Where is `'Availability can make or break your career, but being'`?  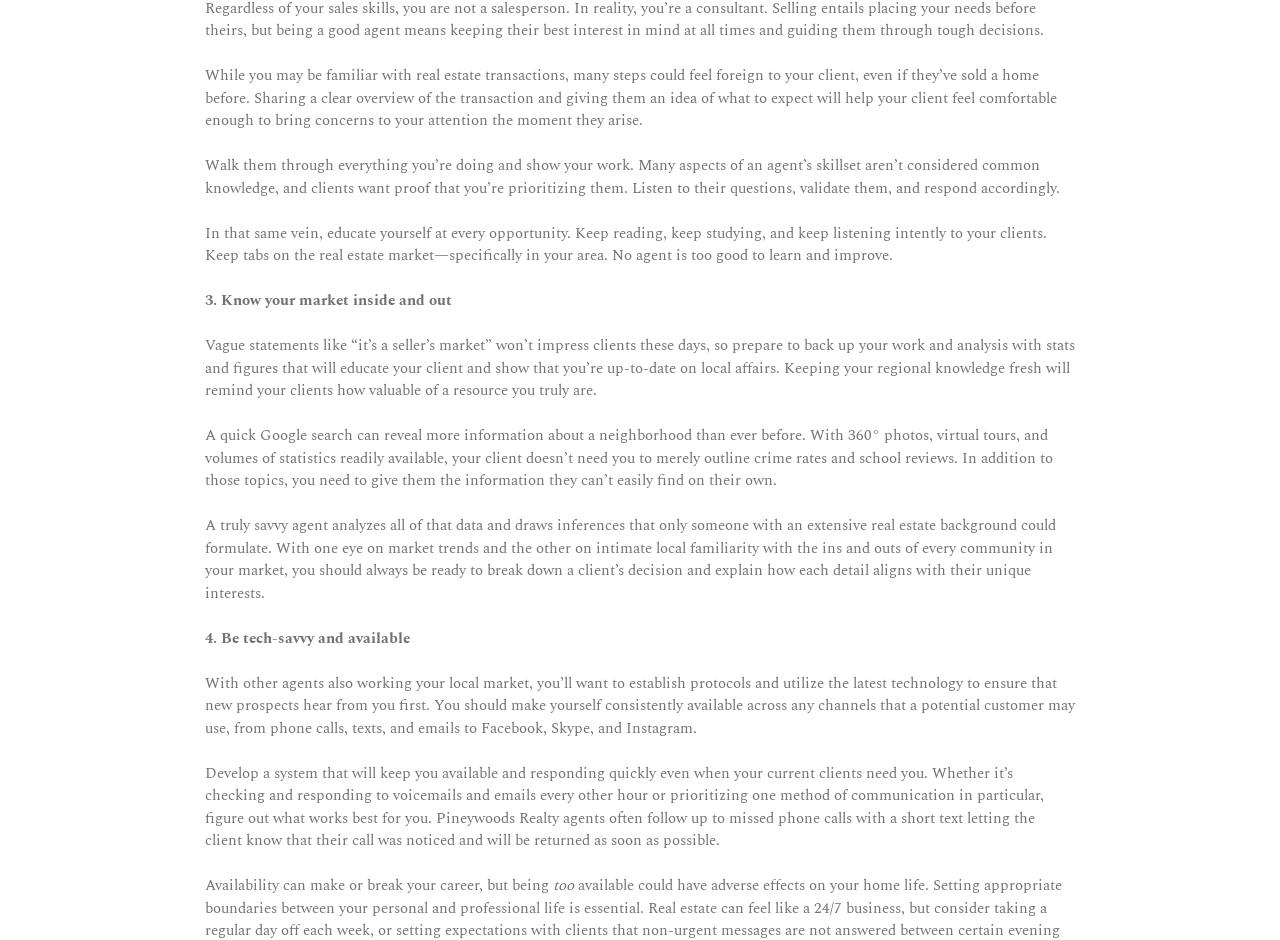
'Availability can make or break your career, but being' is located at coordinates (379, 885).